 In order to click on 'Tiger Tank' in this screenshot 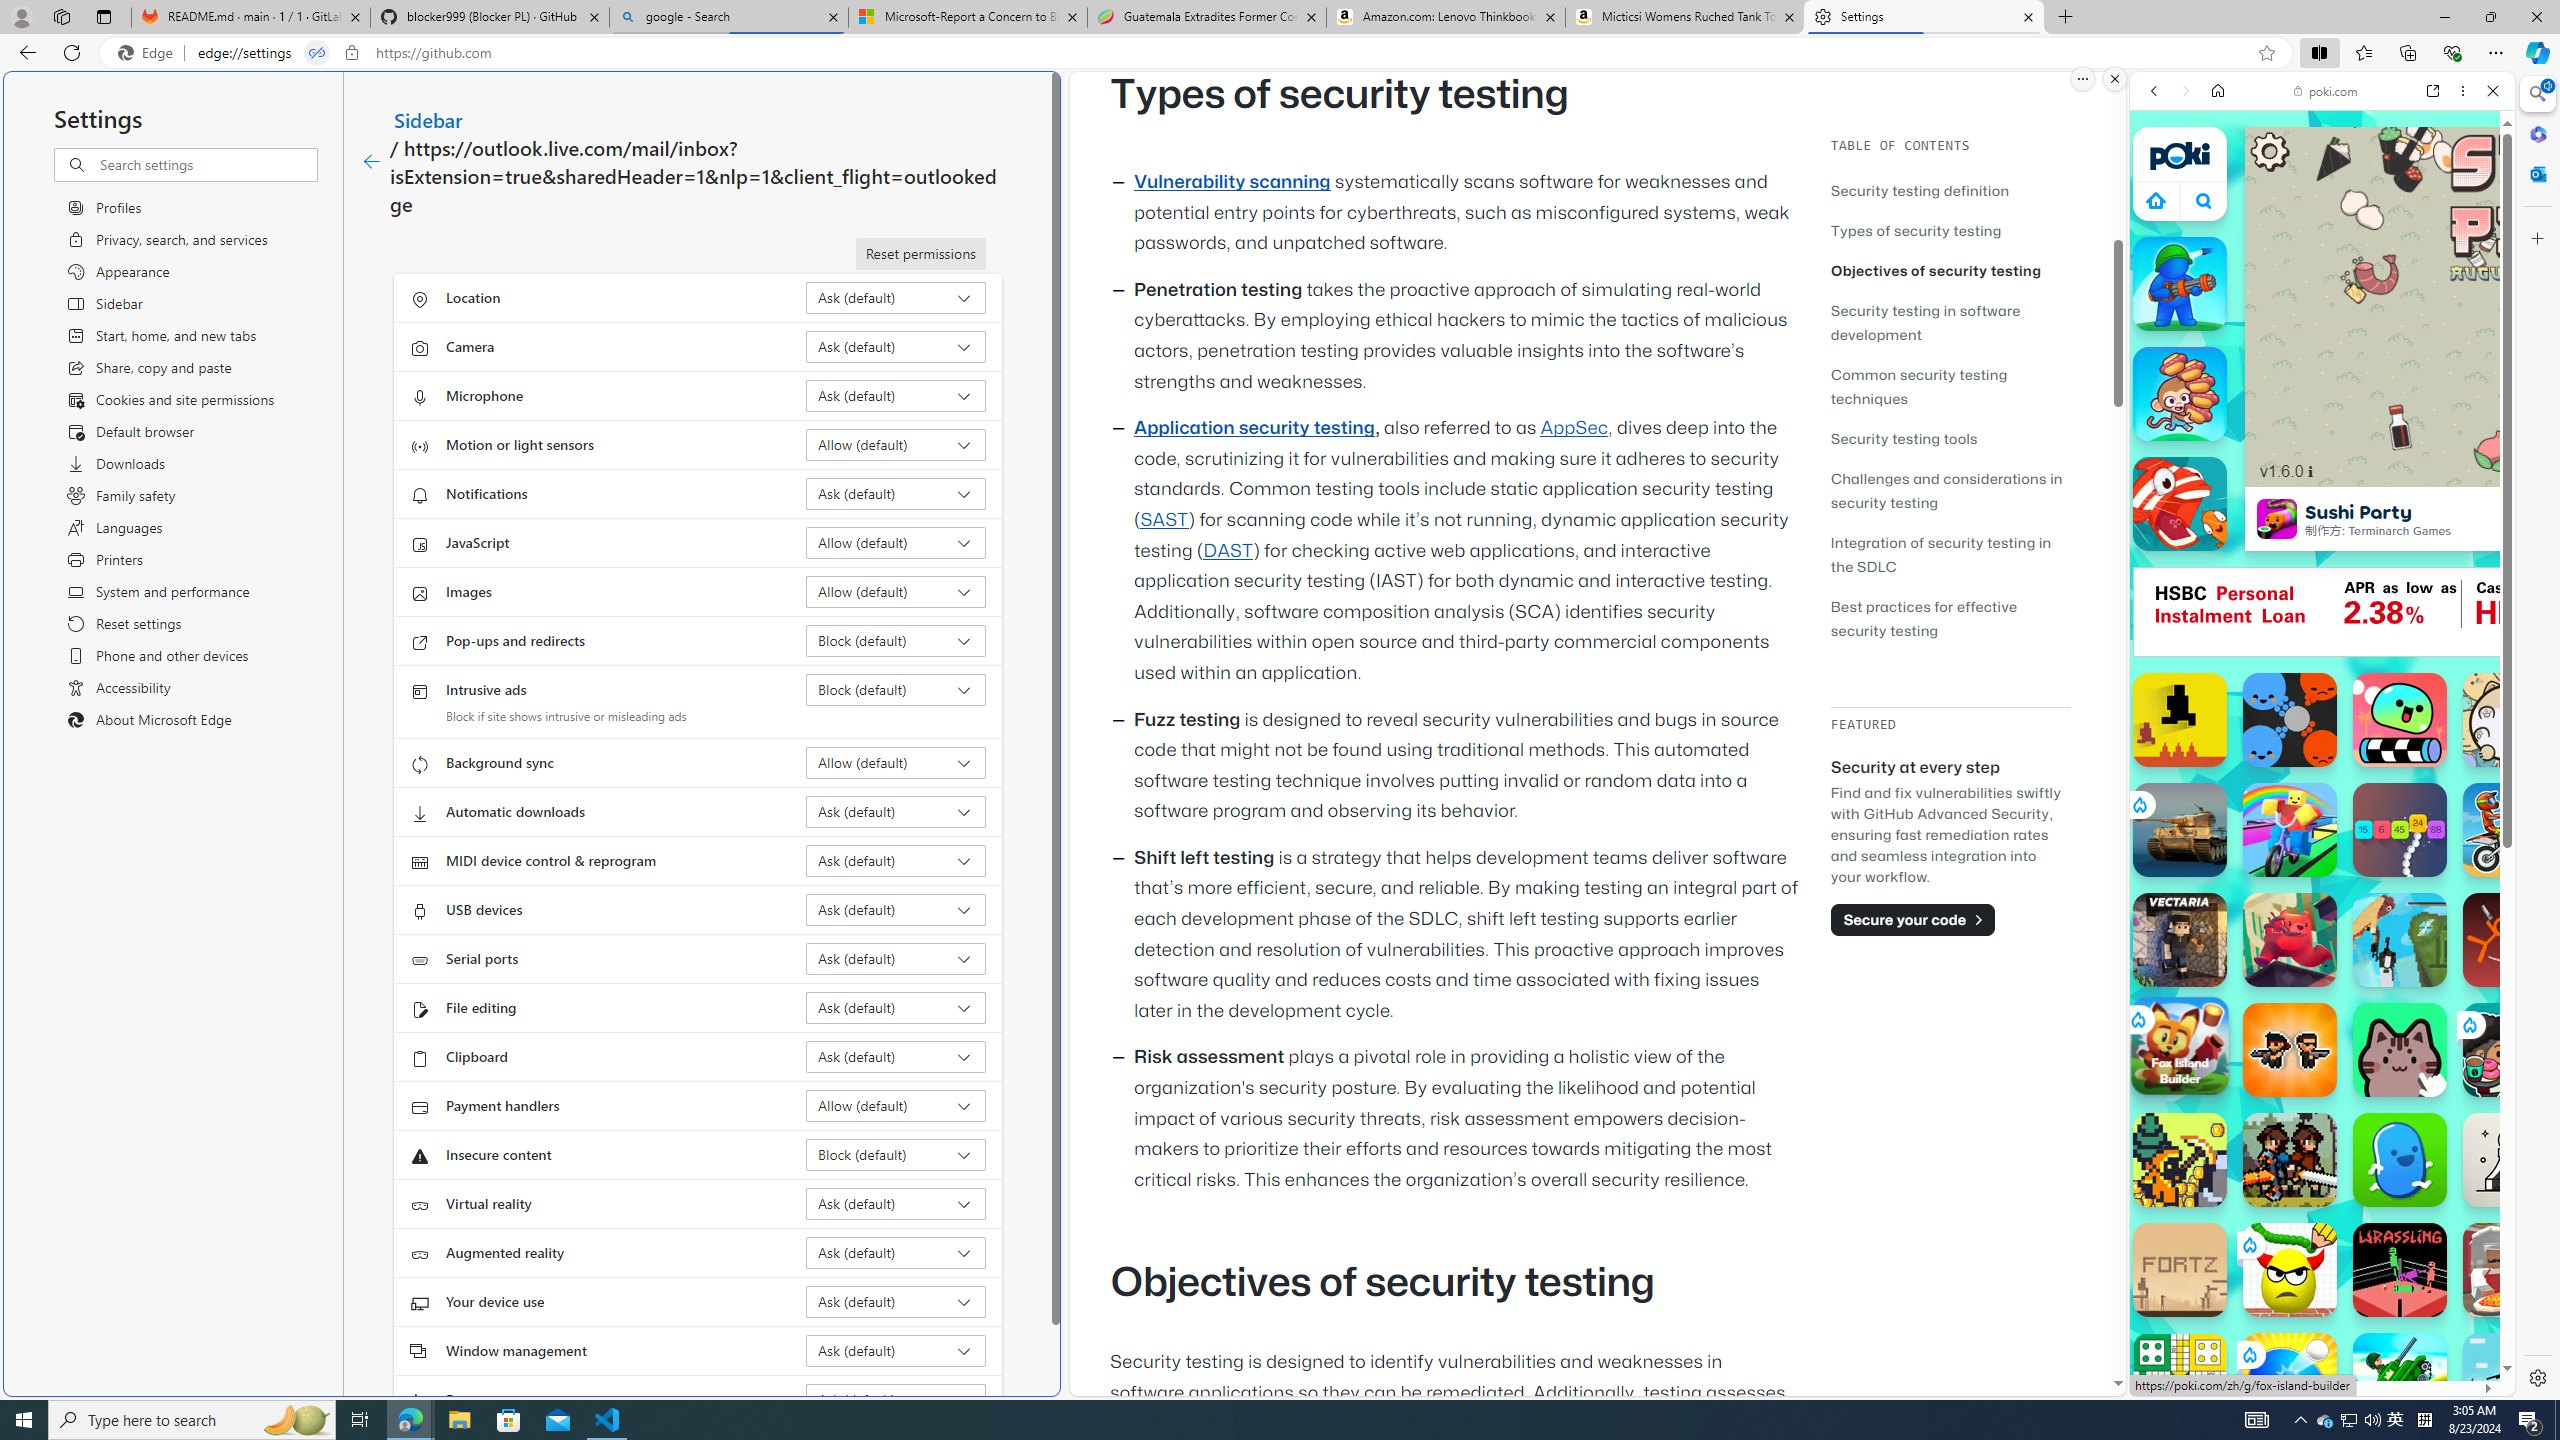, I will do `click(2178, 830)`.